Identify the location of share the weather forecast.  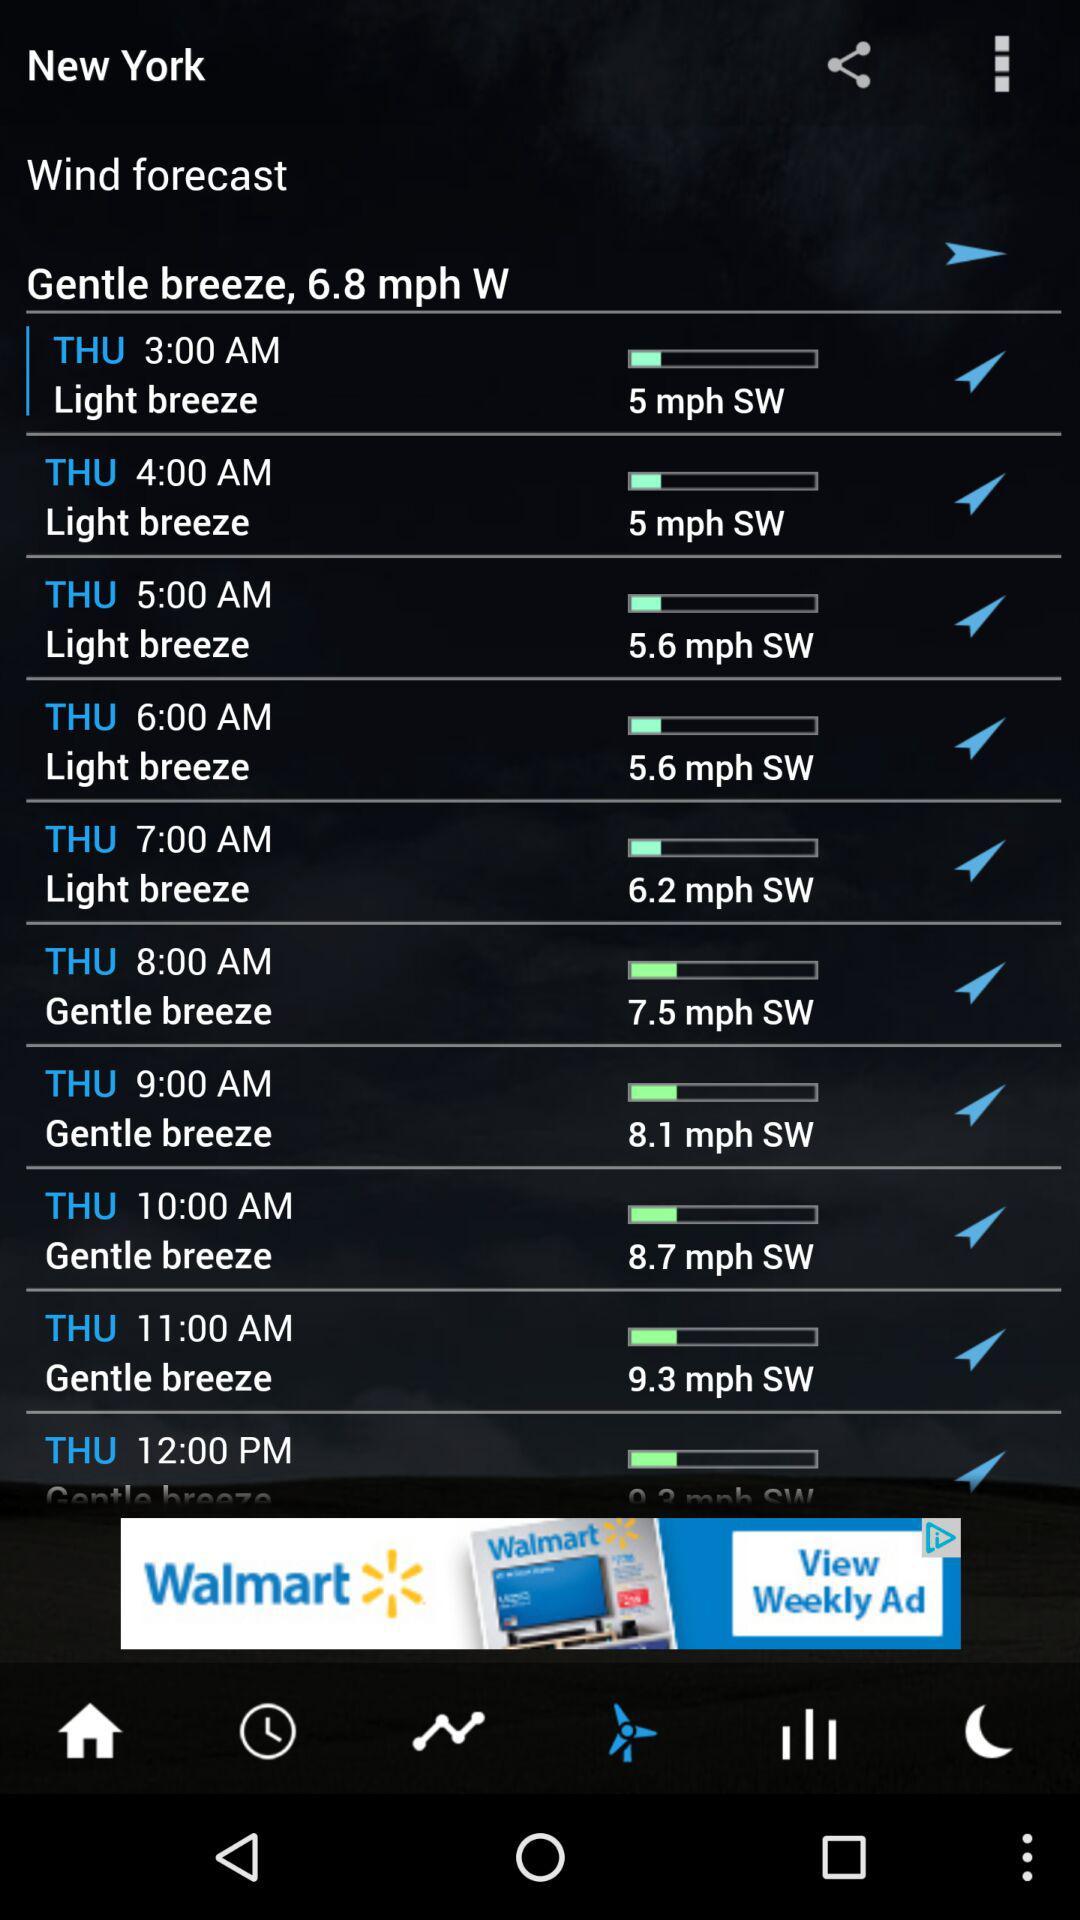
(848, 63).